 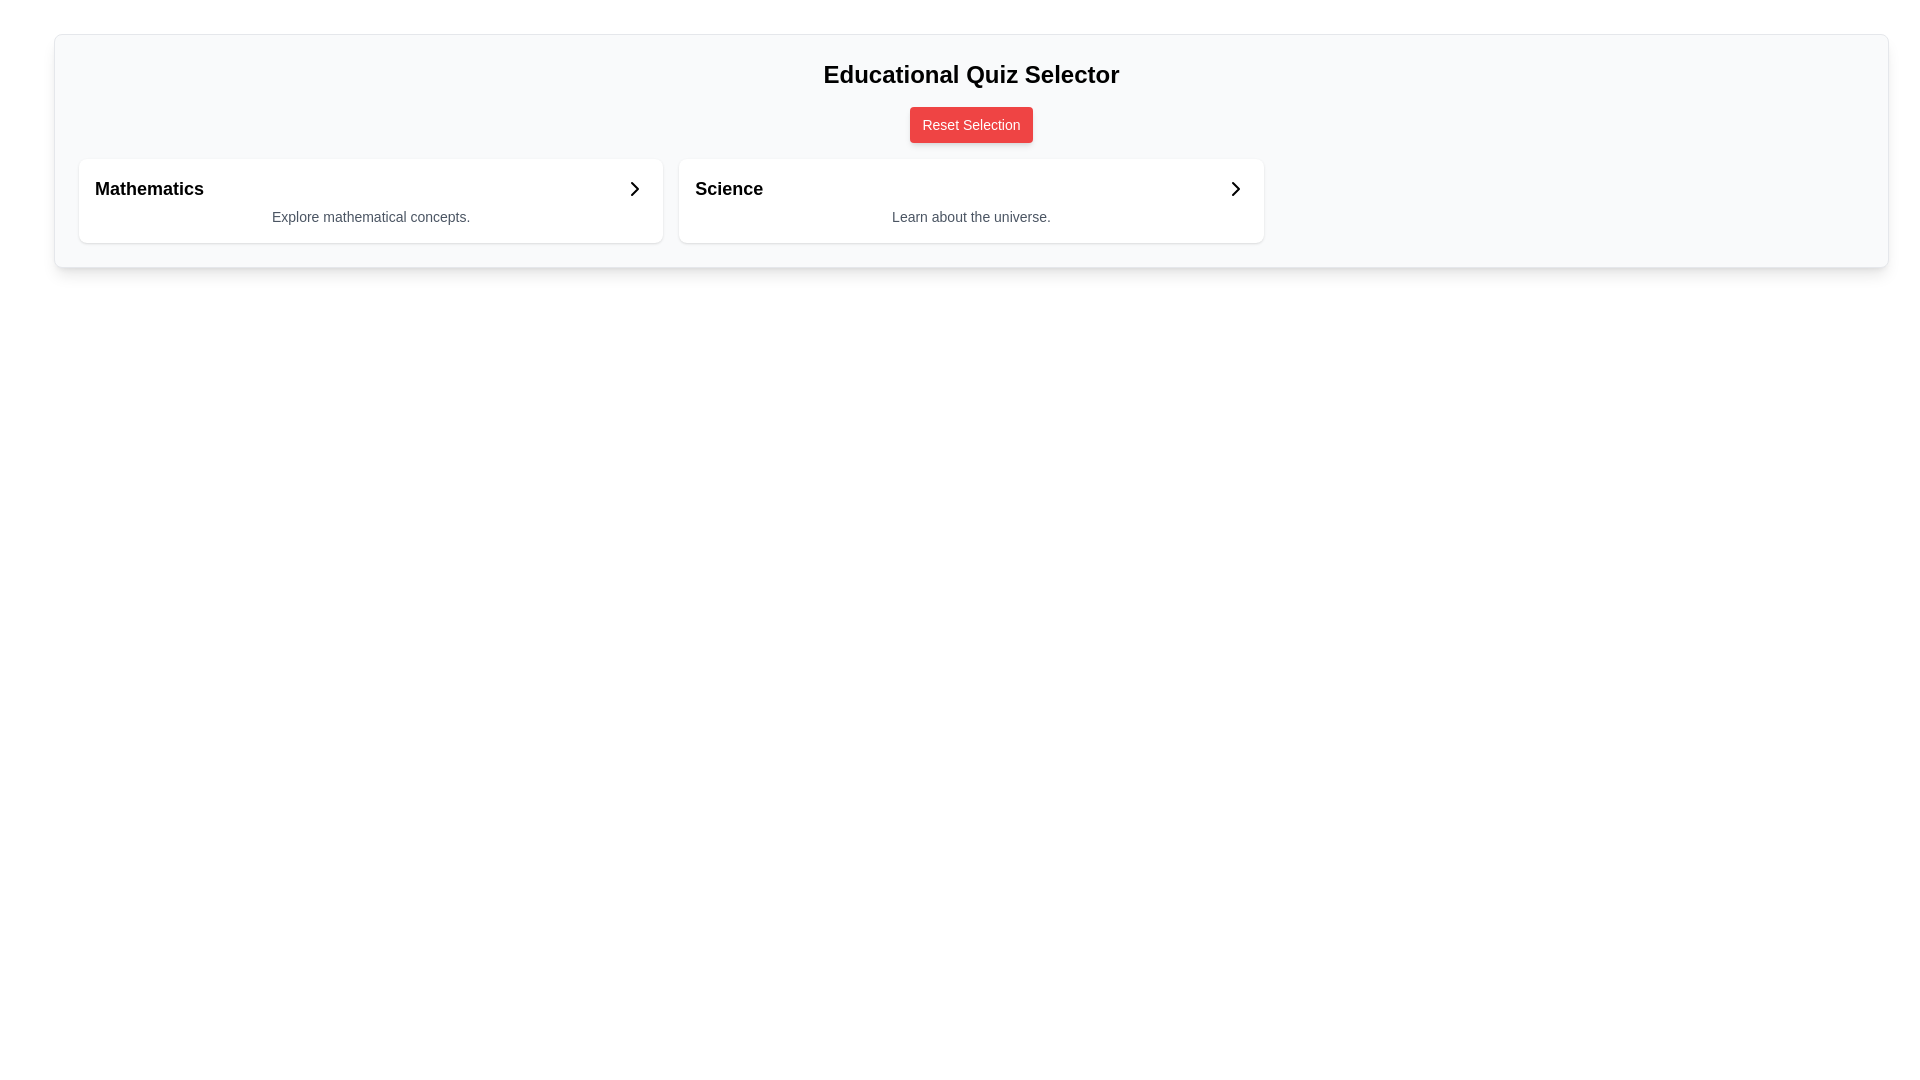 What do you see at coordinates (971, 189) in the screenshot?
I see `the text 'Science' with the embedded arrow icon for keyboard accessibility` at bounding box center [971, 189].